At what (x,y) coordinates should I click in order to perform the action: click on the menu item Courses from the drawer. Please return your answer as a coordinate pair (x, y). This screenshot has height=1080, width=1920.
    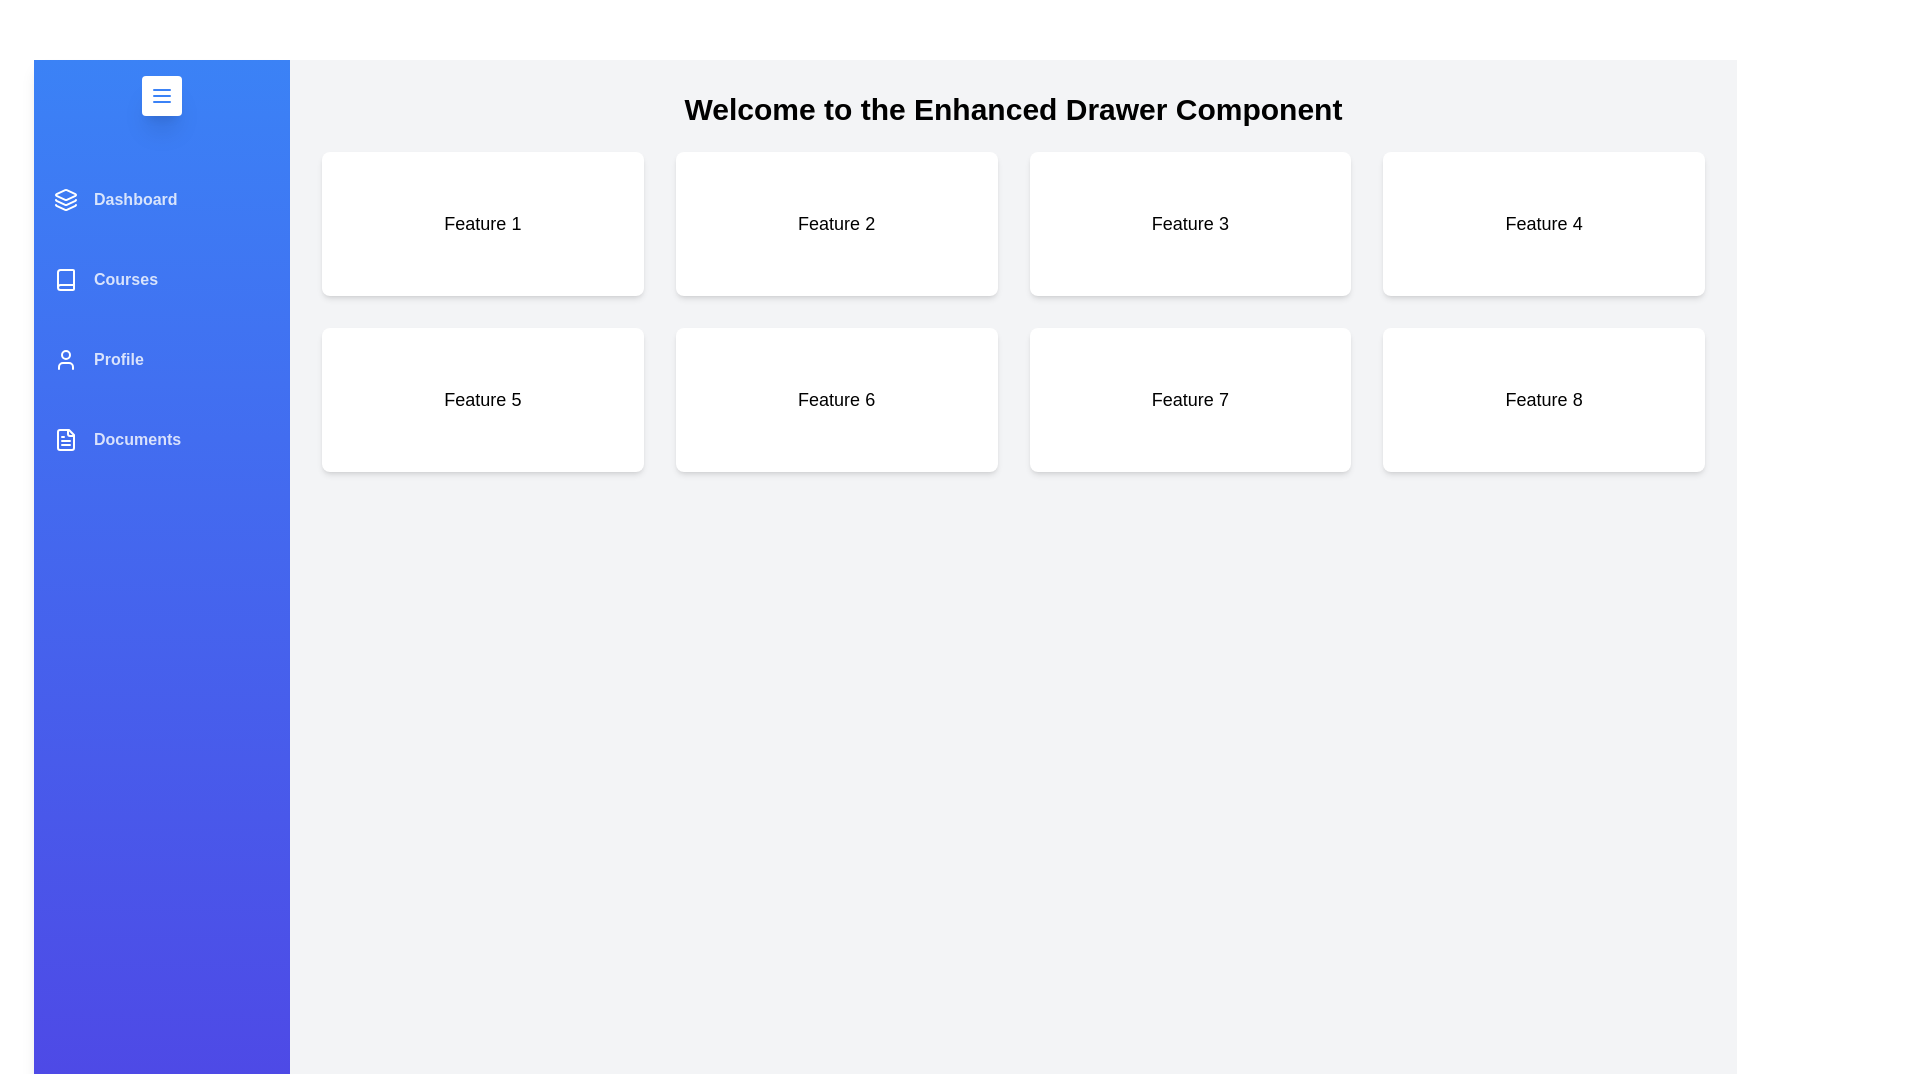
    Looking at the image, I should click on (162, 280).